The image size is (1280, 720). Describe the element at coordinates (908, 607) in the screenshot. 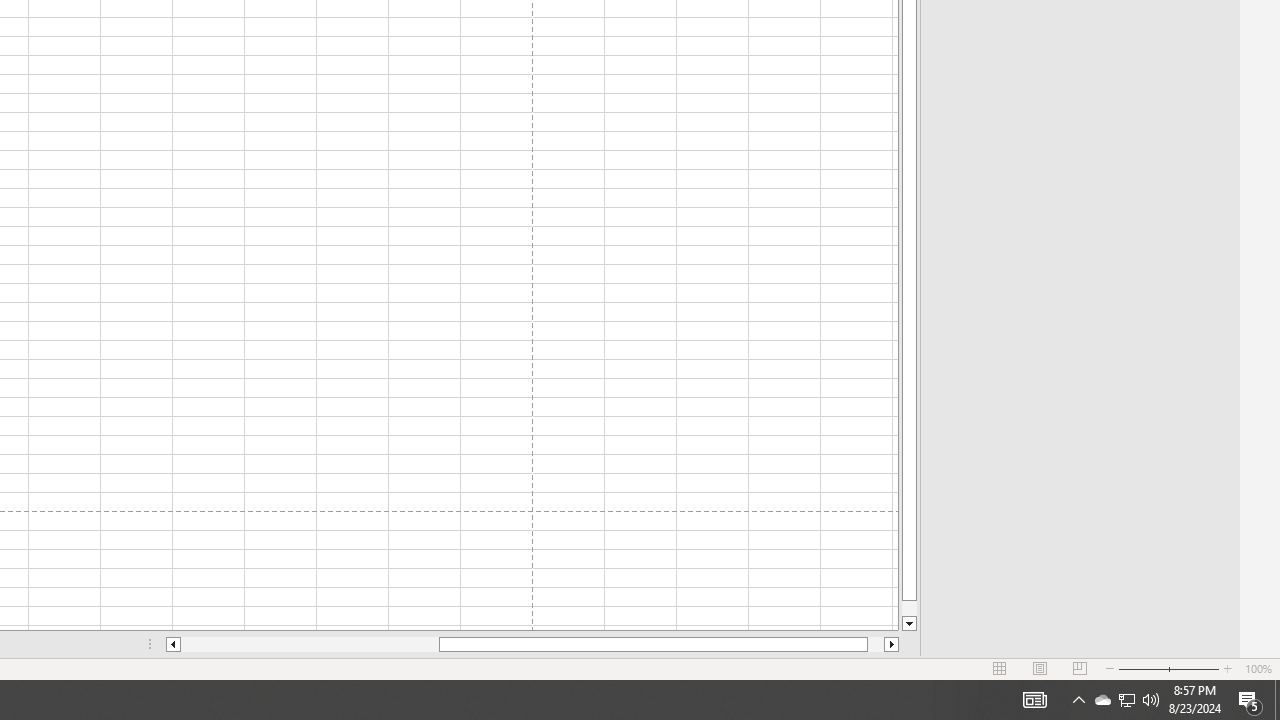

I see `'Page down'` at that location.